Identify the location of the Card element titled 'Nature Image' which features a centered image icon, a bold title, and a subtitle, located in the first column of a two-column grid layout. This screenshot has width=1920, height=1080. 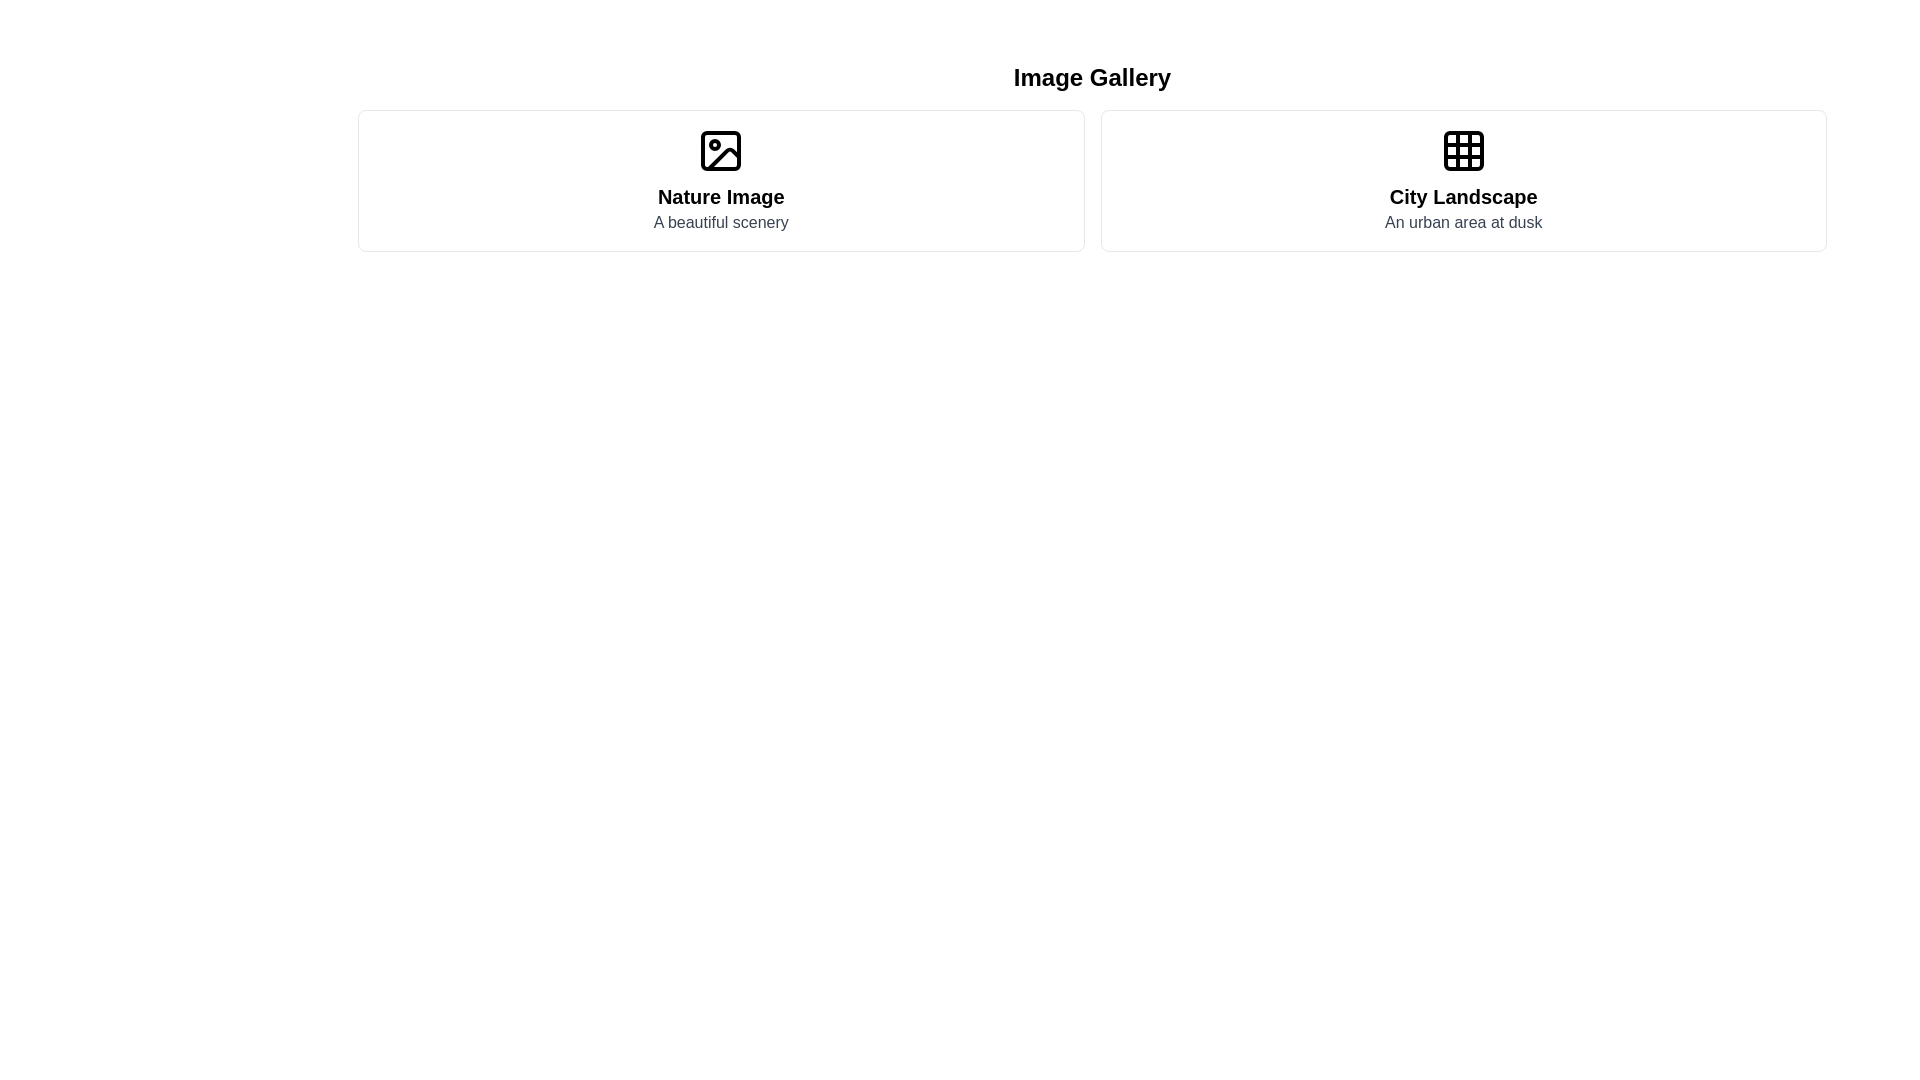
(720, 181).